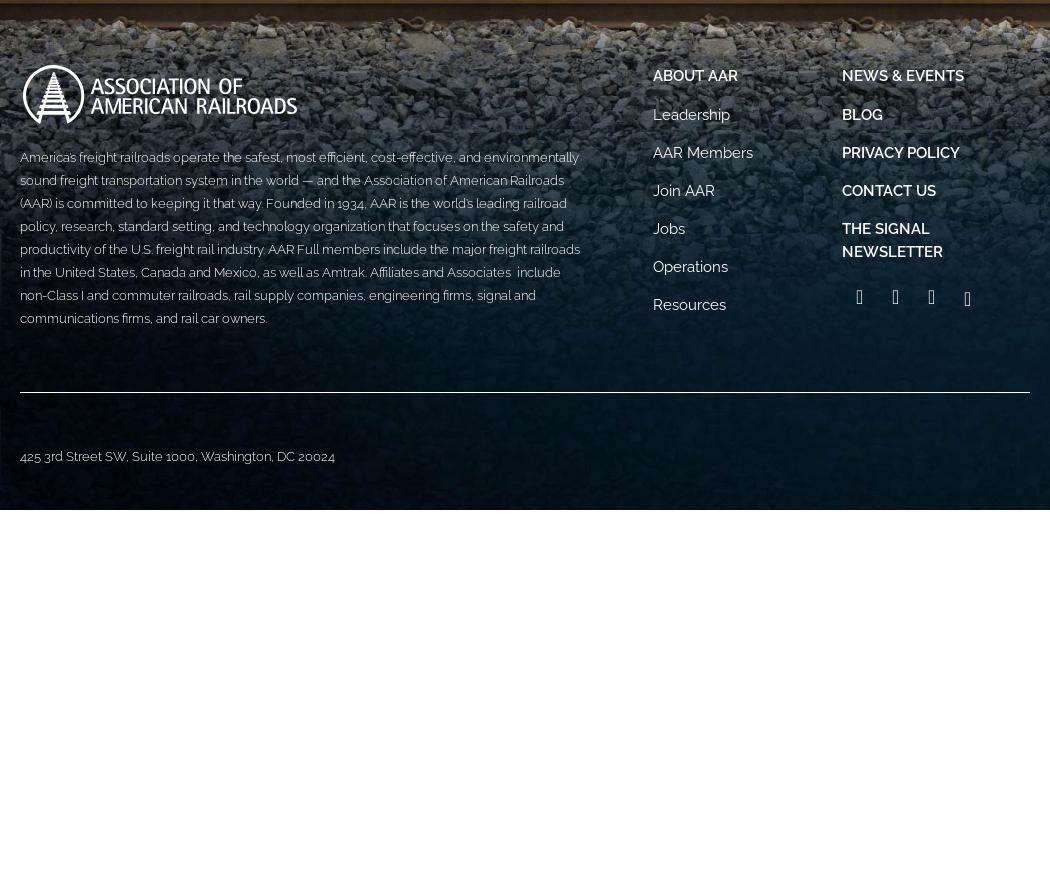 The image size is (1050, 882). Describe the element at coordinates (298, 235) in the screenshot. I see `'America’s freight railroads operate the safest, most efficient, cost-effective, and environmentally sound freight transportation system in the world — and the Association of American Railroads (AAR) is committed to keeping it that way. Founded in 1934, AAR is the world’s leading railroad policy, research, standard setting, and technology organization that focuses on the safety and productivity of the U.S. freight rail industry. AAR Full members include the major freight railroads in the United States, Canada and Mexico, as well as Amtrak. Affiliates and Associates  include non-Class I and commuter railroads, rail supply companies, engineering firms, signal and communications firms, and rail car owners.'` at that location.